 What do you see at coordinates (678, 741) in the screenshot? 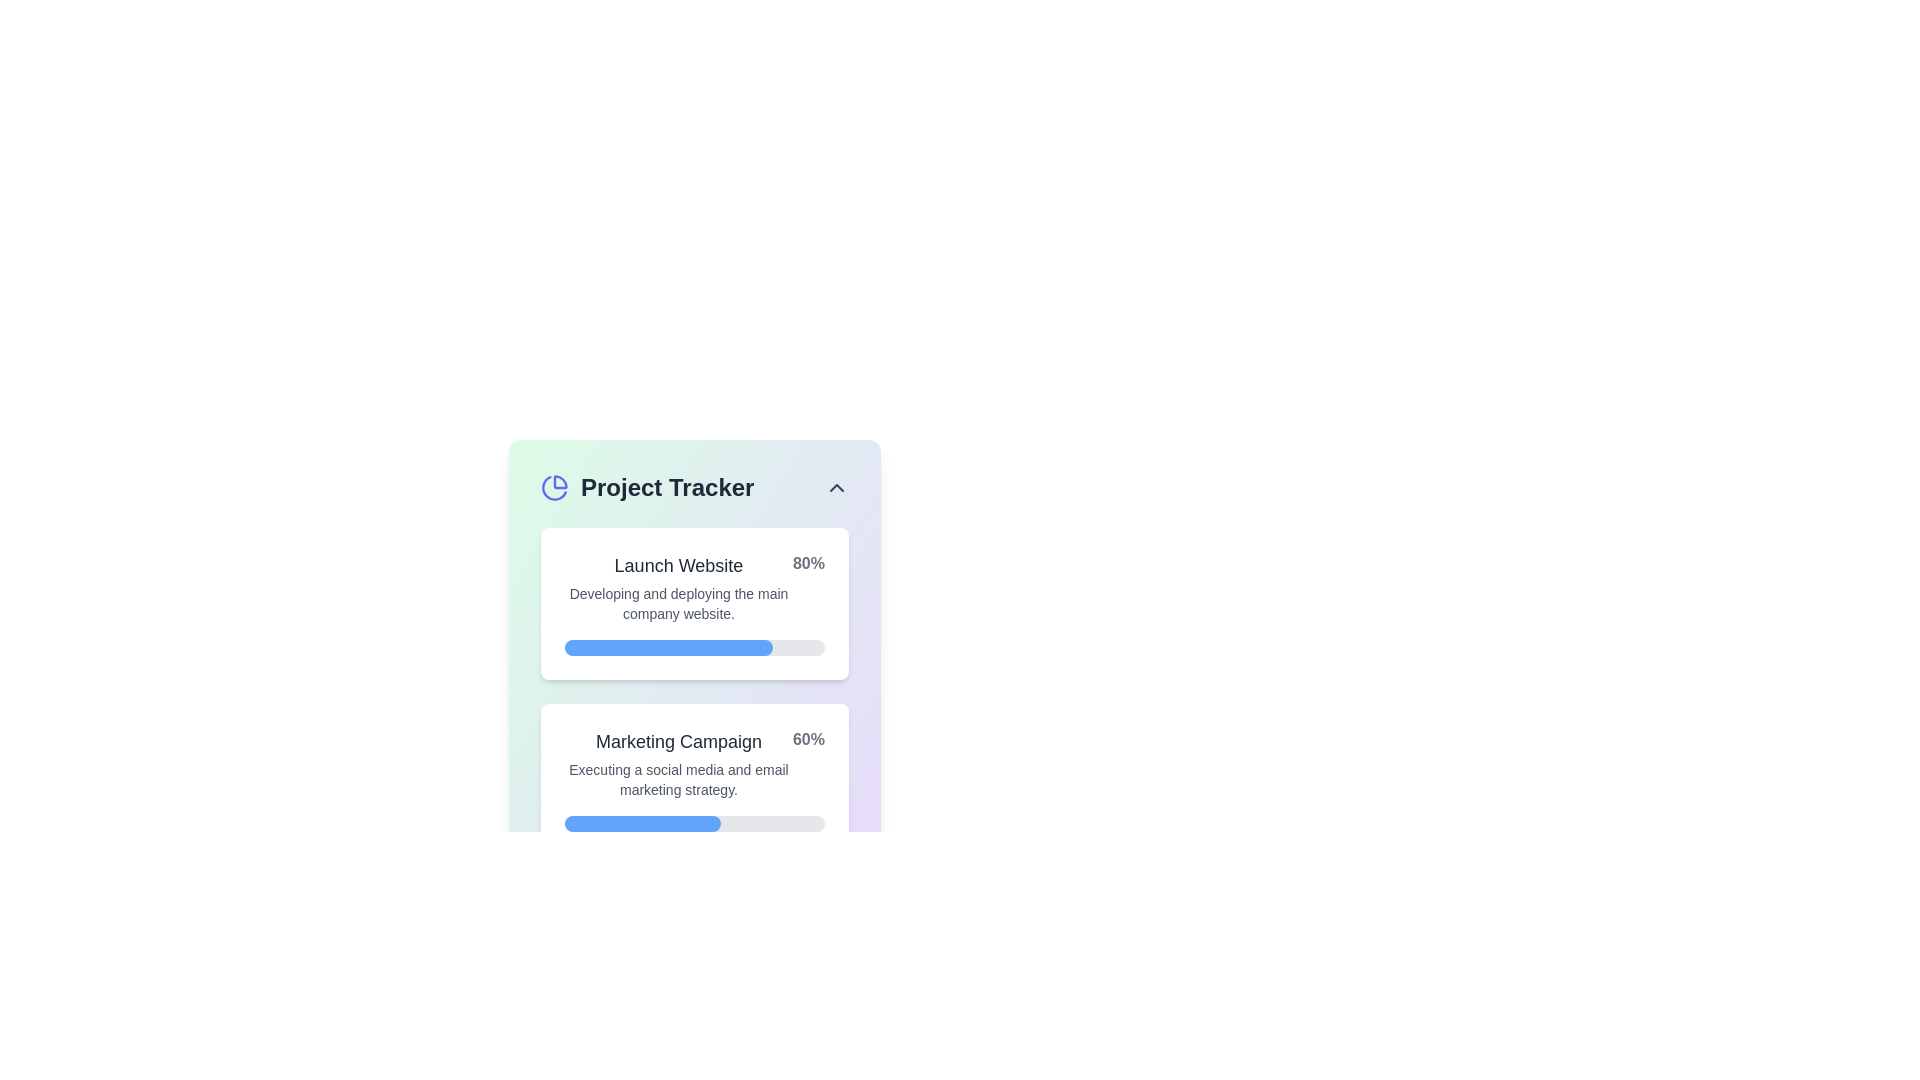
I see `the text label that displays 'Marketing Campaign', styled in bold dark gray, positioned above the description within its card` at bounding box center [678, 741].